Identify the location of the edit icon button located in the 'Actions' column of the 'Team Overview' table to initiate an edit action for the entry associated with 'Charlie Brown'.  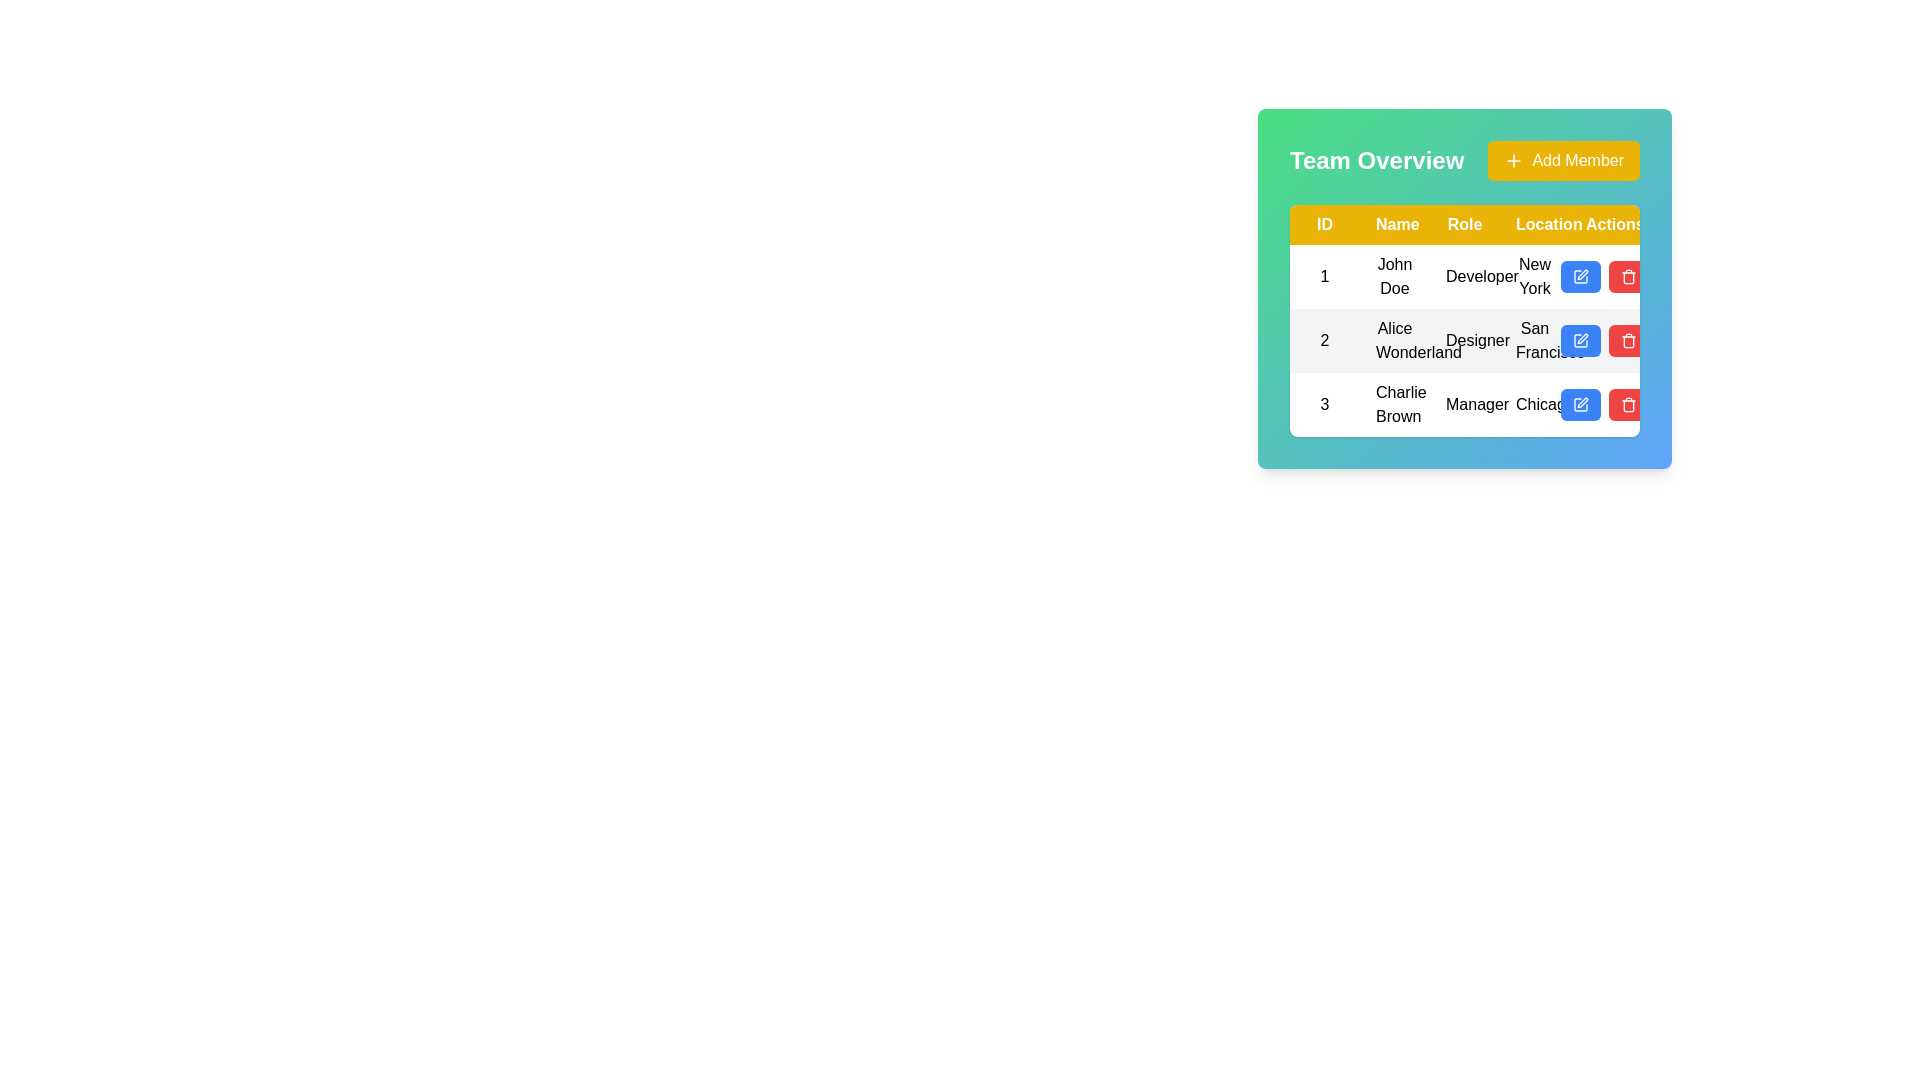
(1582, 402).